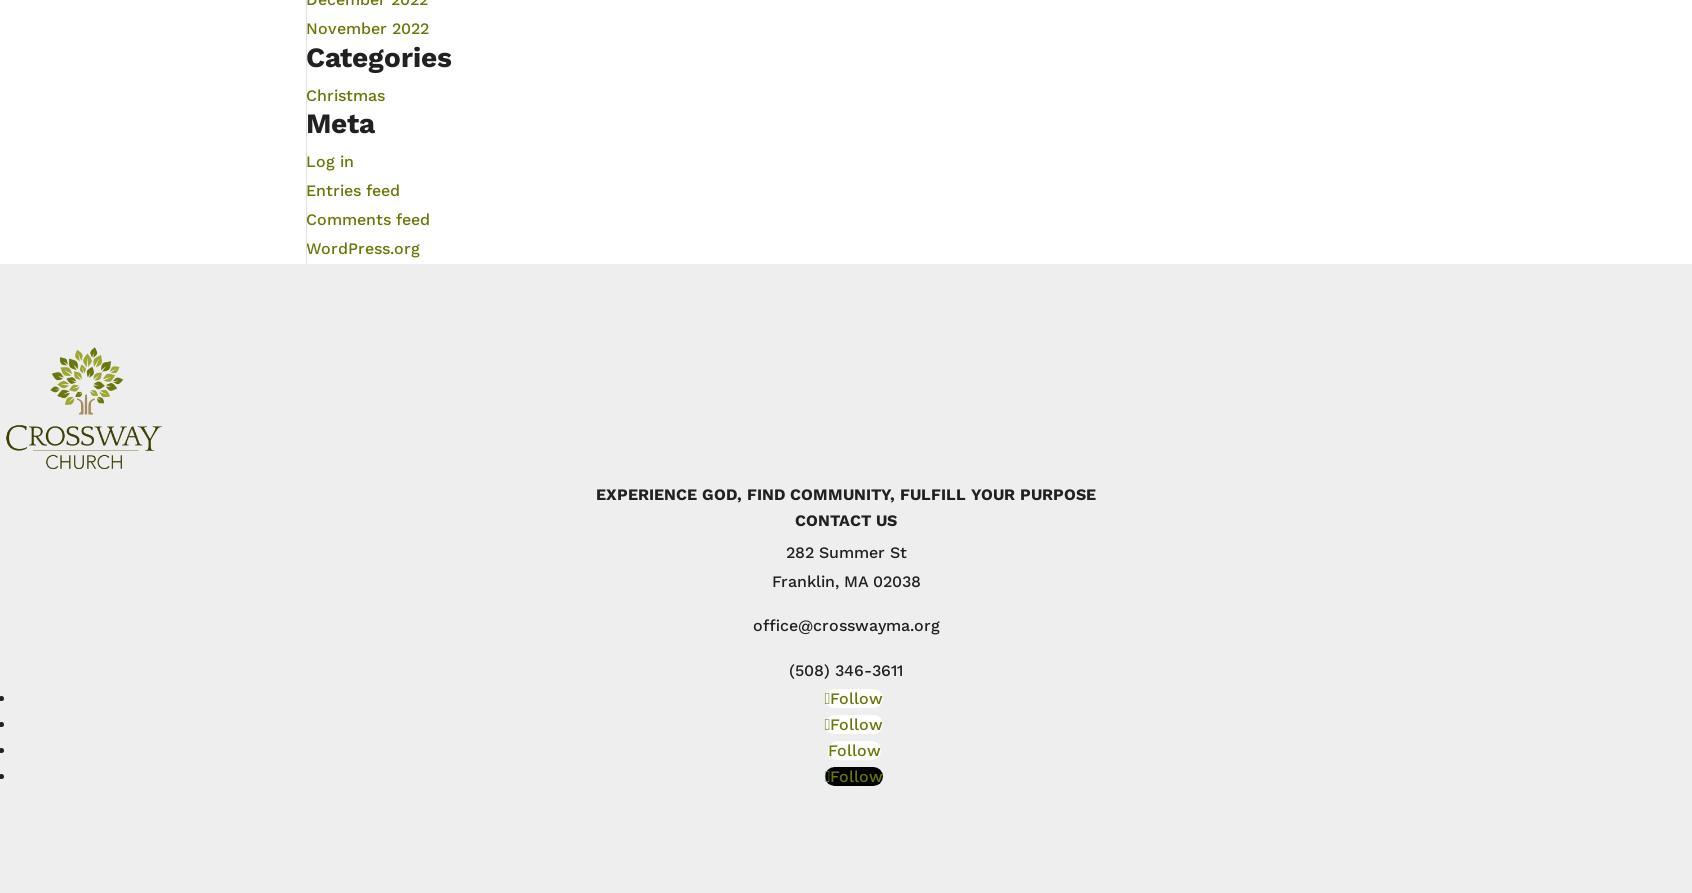  What do you see at coordinates (845, 550) in the screenshot?
I see `'282 Summer St'` at bounding box center [845, 550].